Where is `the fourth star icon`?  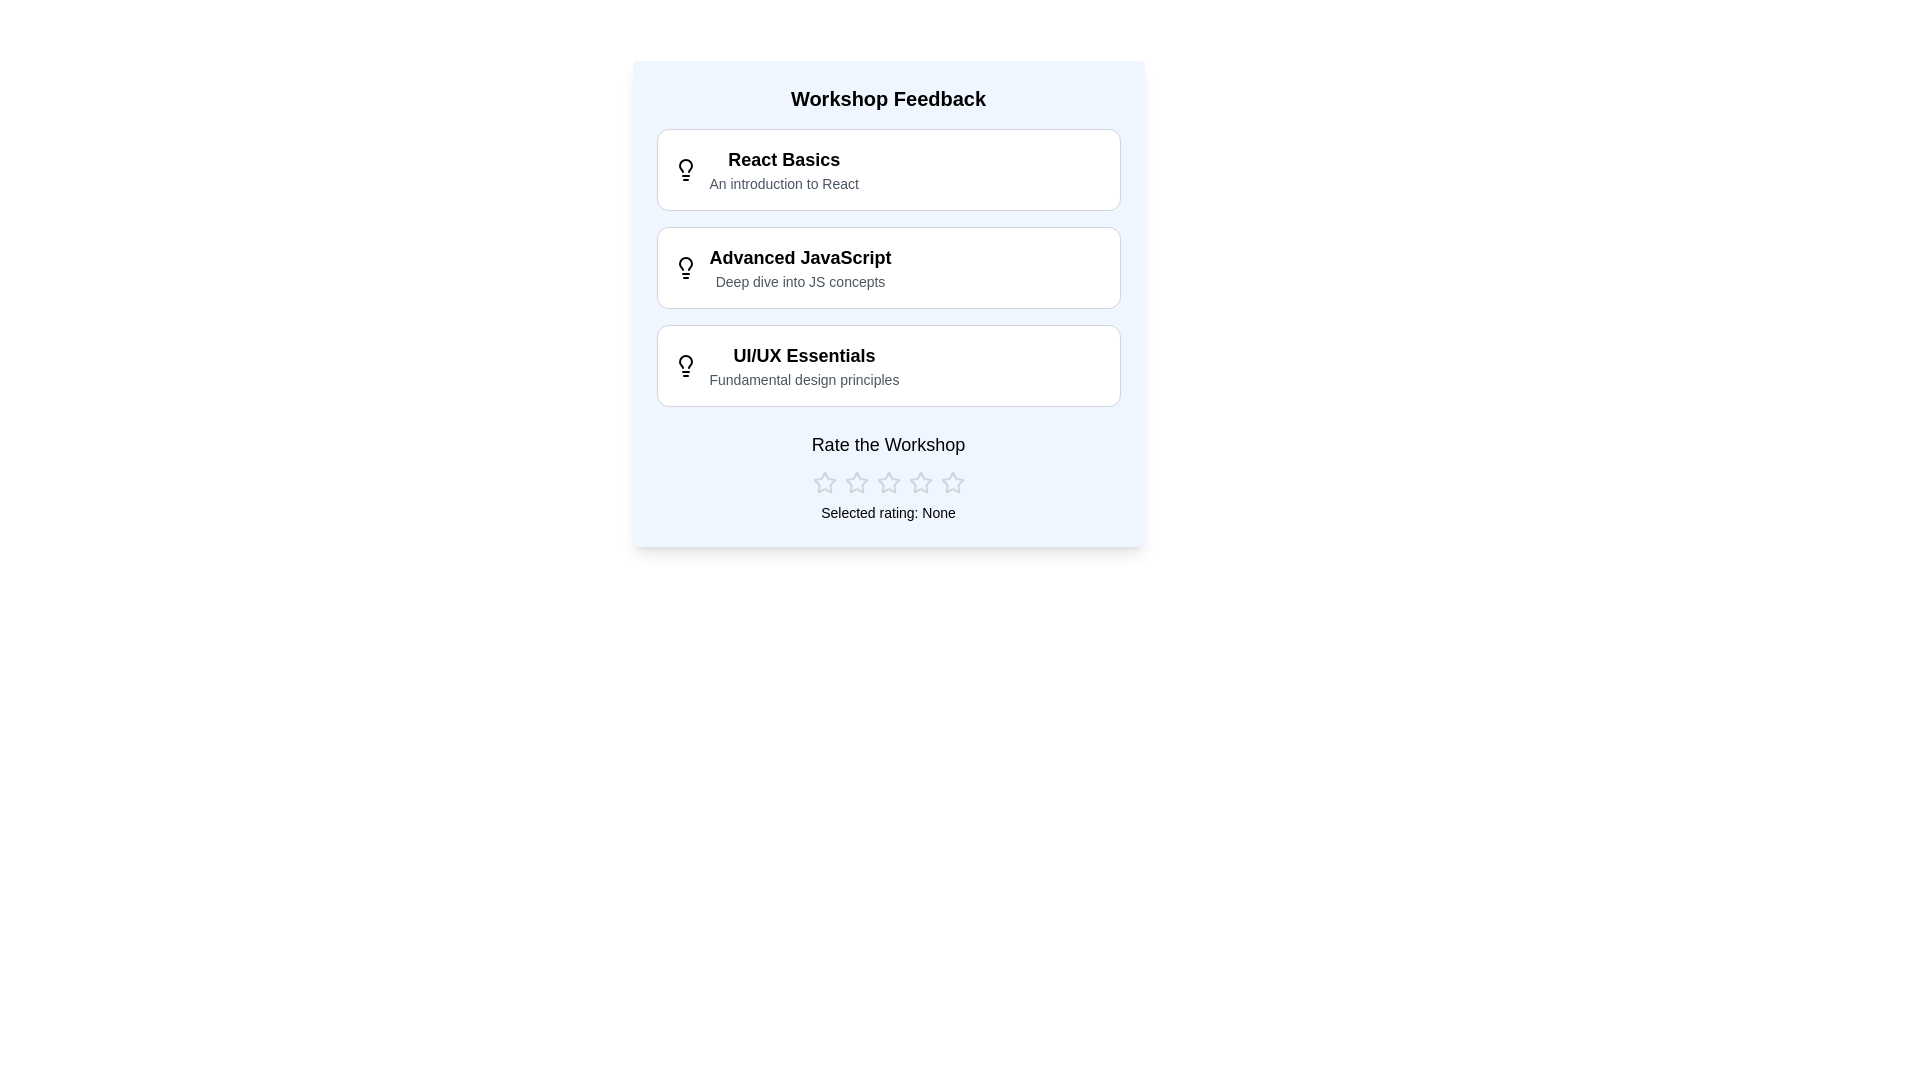
the fourth star icon is located at coordinates (919, 482).